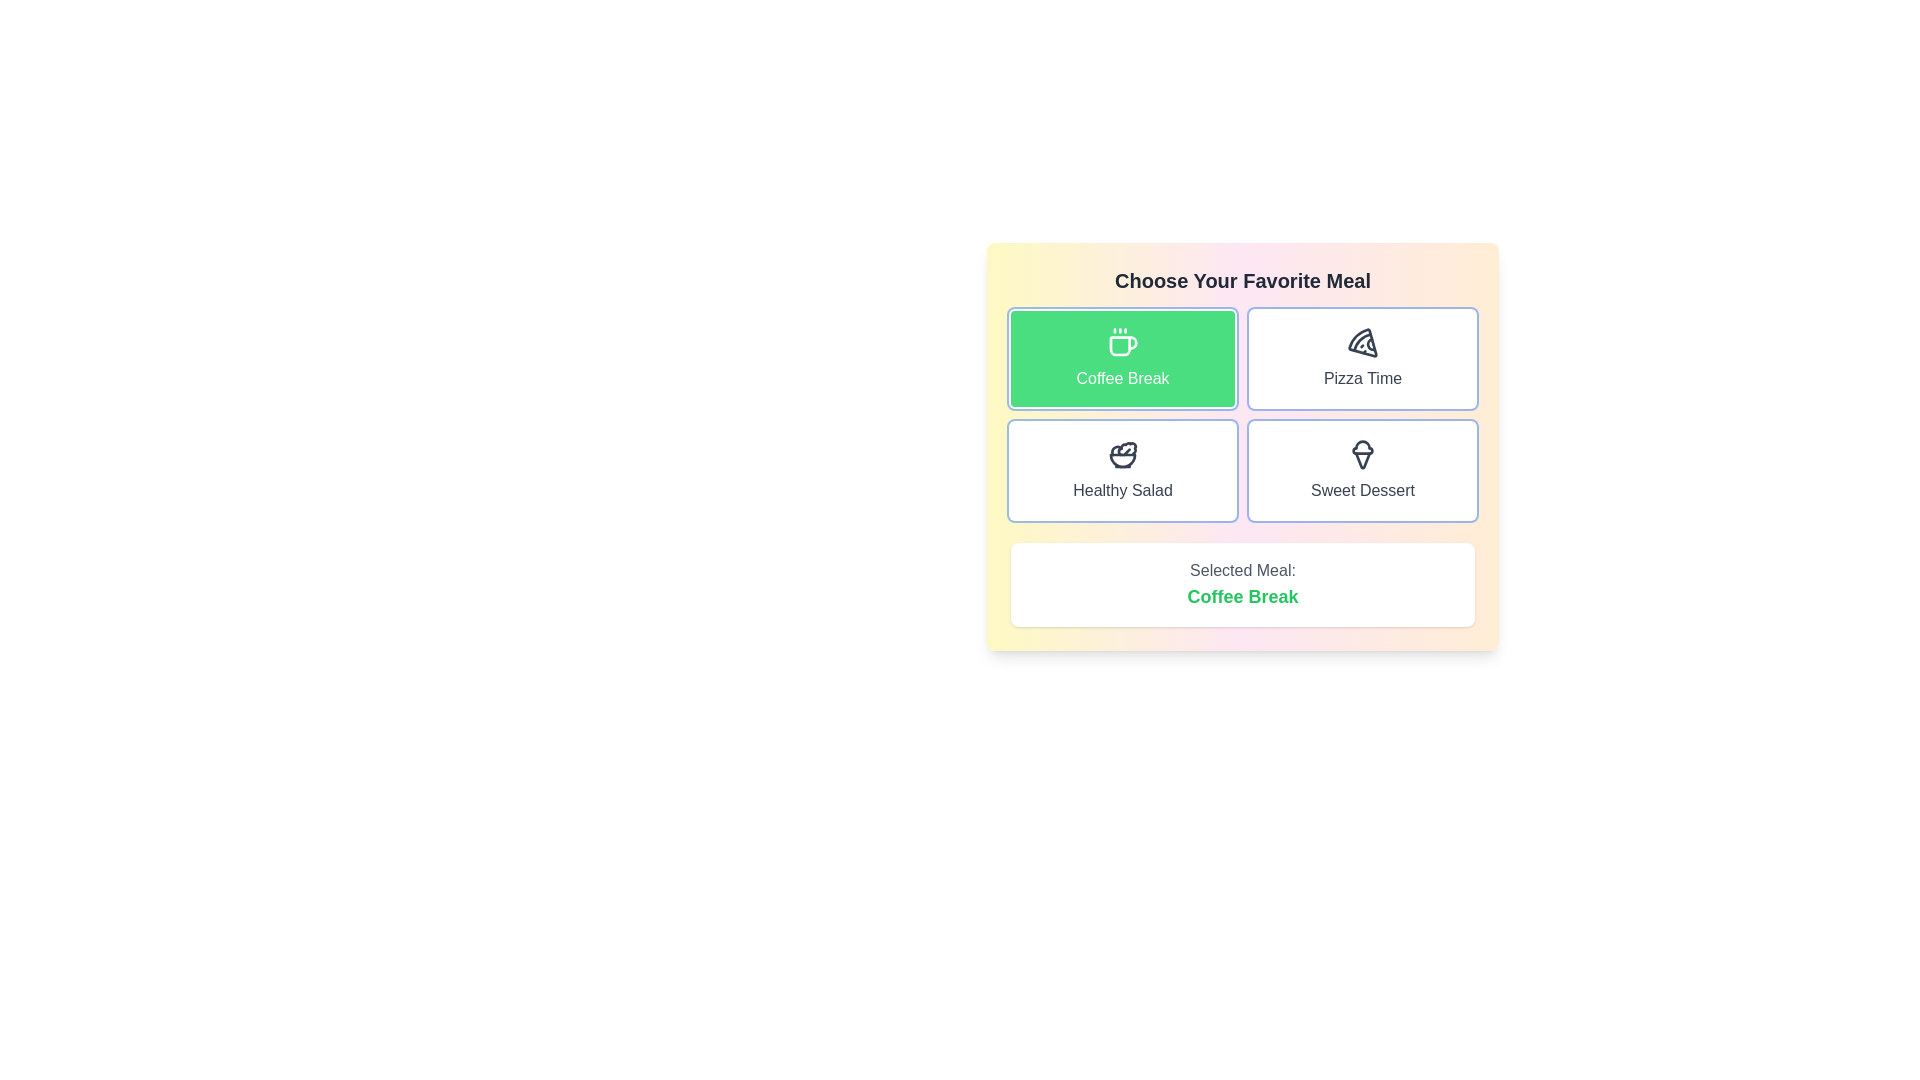 The width and height of the screenshot is (1920, 1080). Describe the element at coordinates (1362, 470) in the screenshot. I see `the button labeled Sweet Dessert to view its hover effect` at that location.